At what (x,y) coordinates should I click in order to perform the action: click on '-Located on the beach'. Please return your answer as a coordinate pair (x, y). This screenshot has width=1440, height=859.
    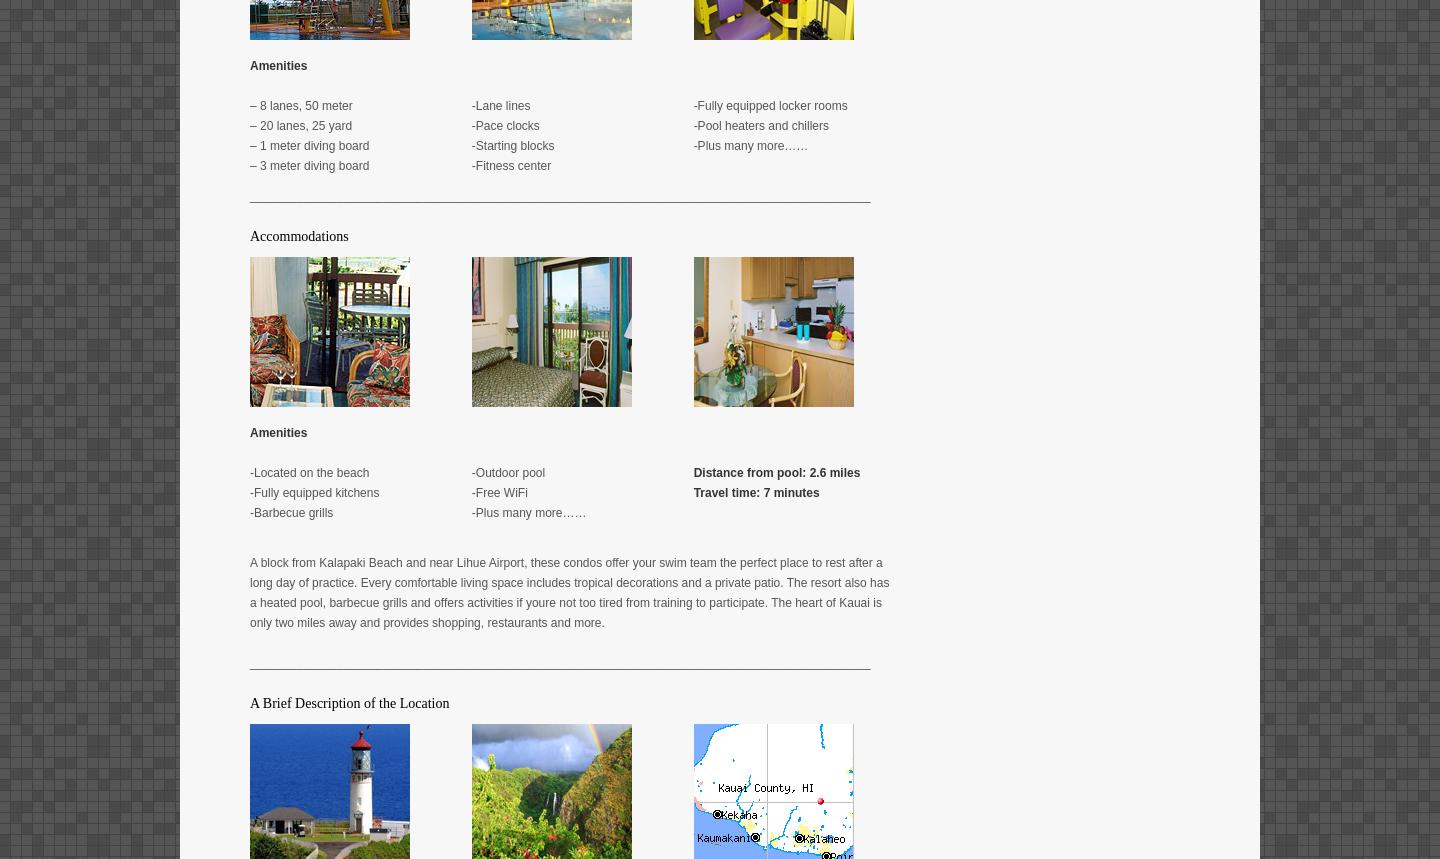
    Looking at the image, I should click on (248, 471).